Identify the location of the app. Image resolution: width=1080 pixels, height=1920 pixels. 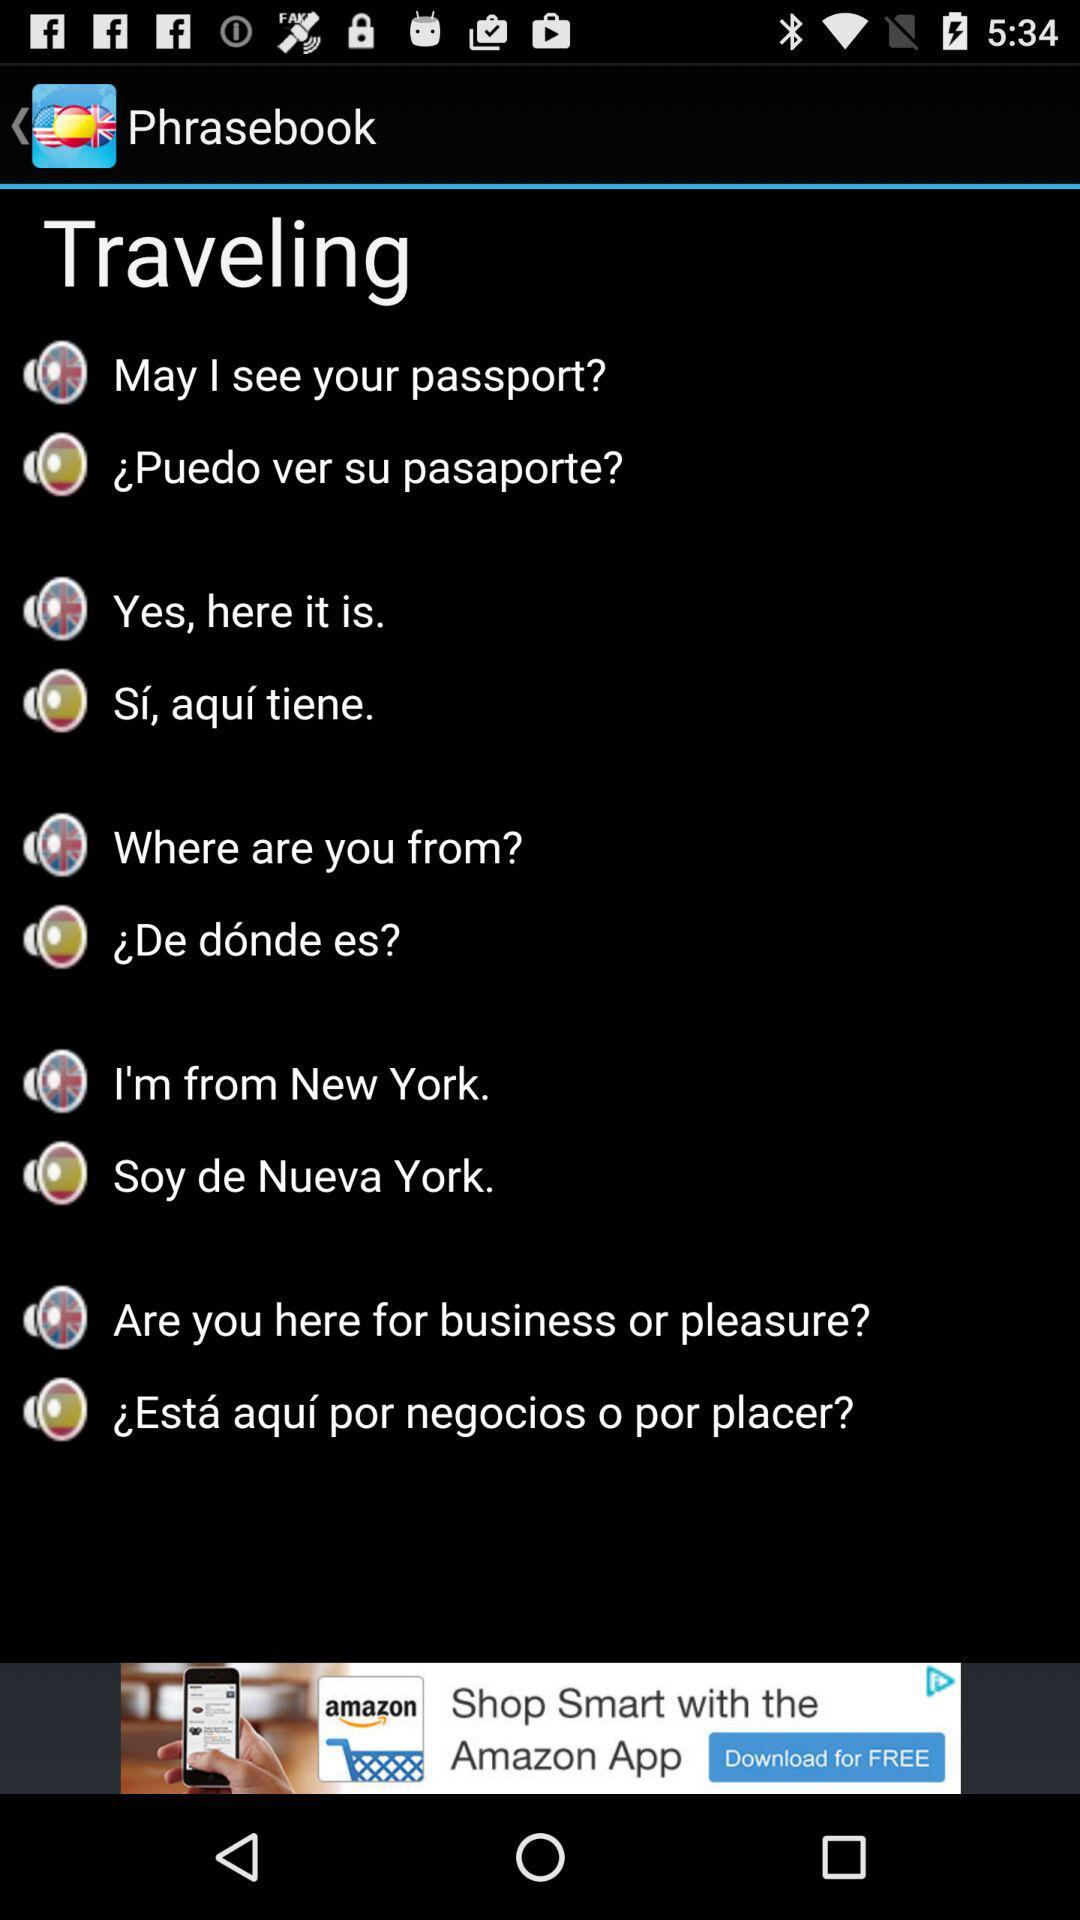
(540, 1727).